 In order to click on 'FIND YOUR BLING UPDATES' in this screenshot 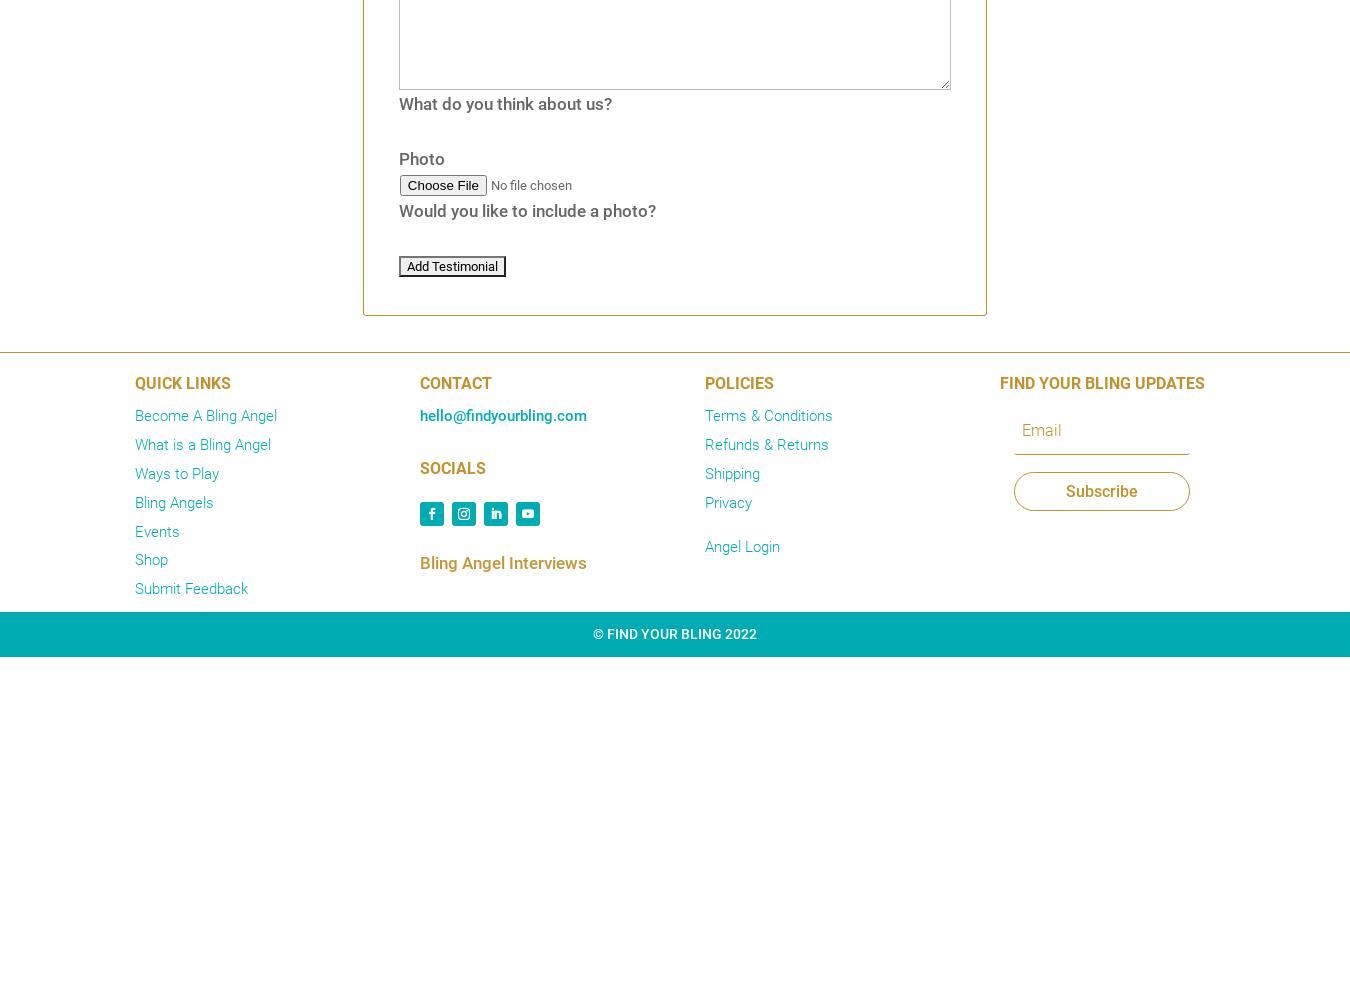, I will do `click(1101, 382)`.